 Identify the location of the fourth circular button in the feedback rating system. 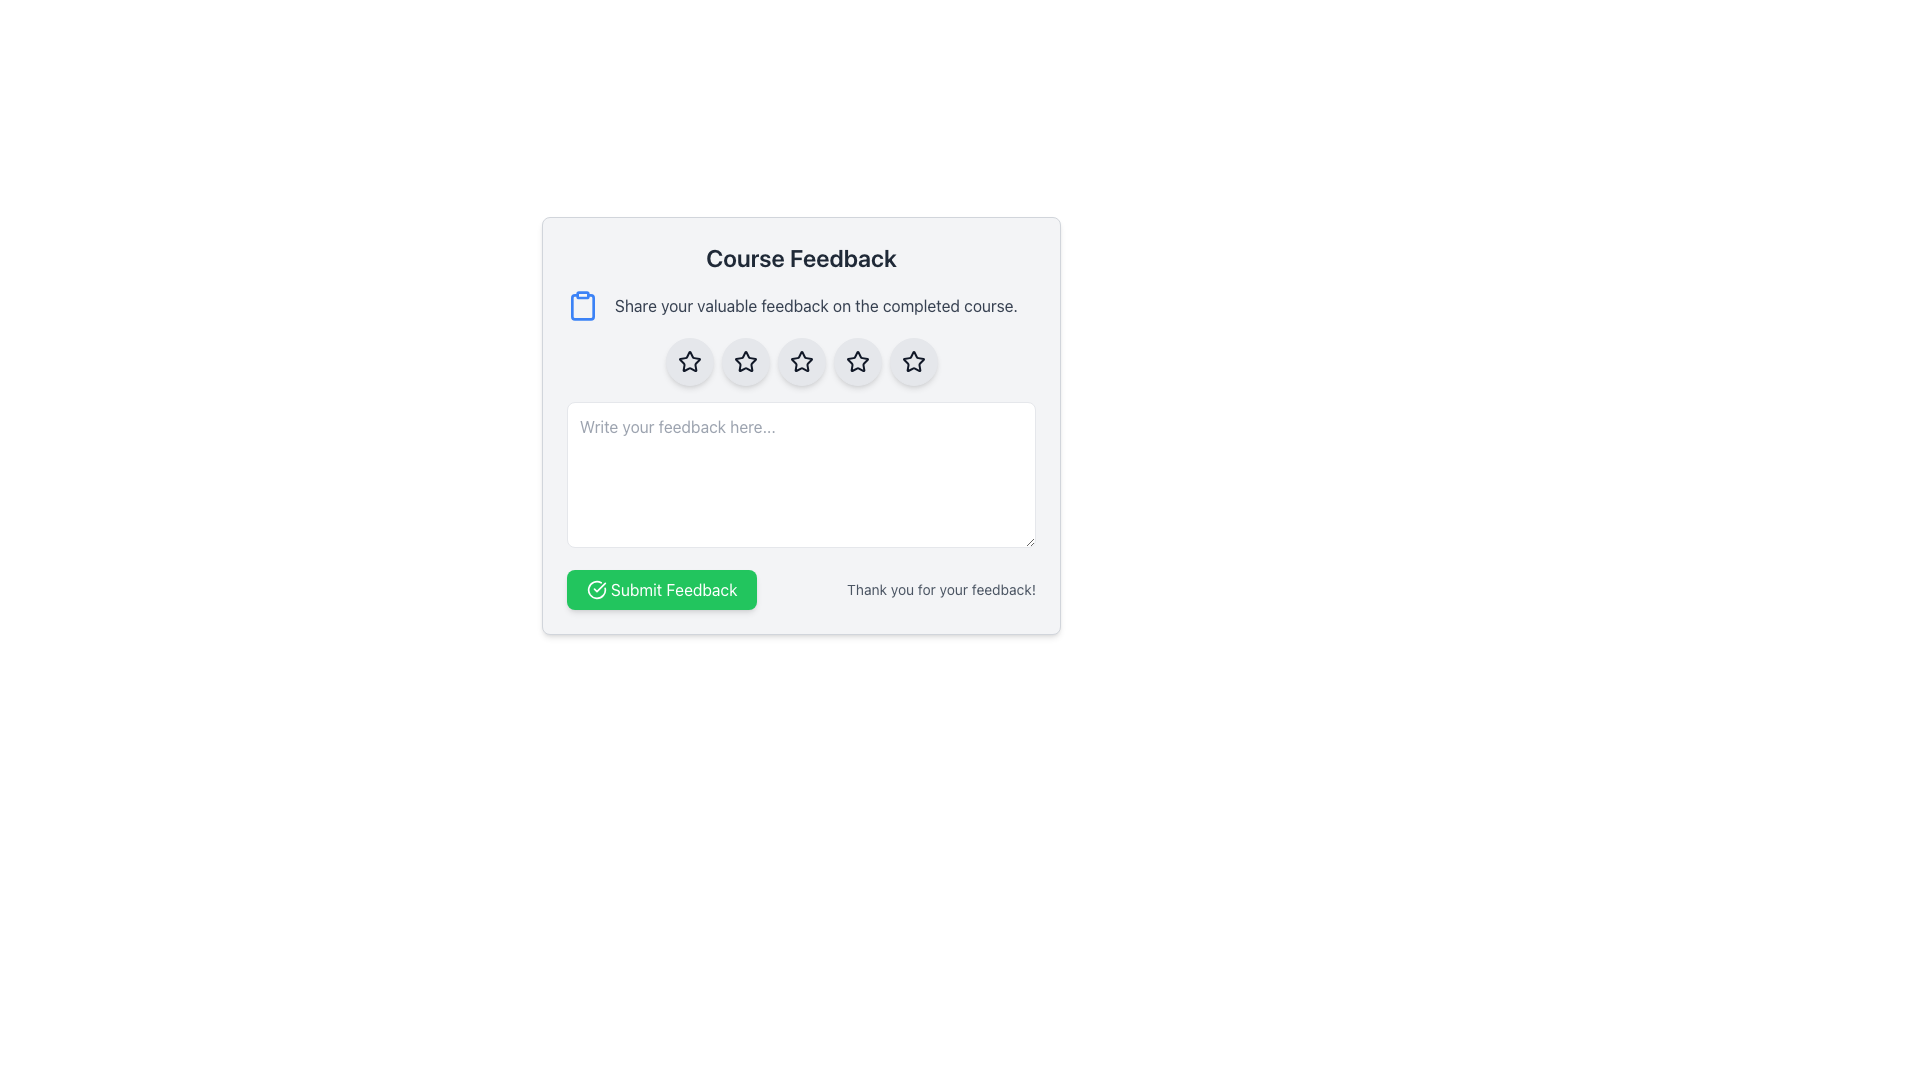
(857, 362).